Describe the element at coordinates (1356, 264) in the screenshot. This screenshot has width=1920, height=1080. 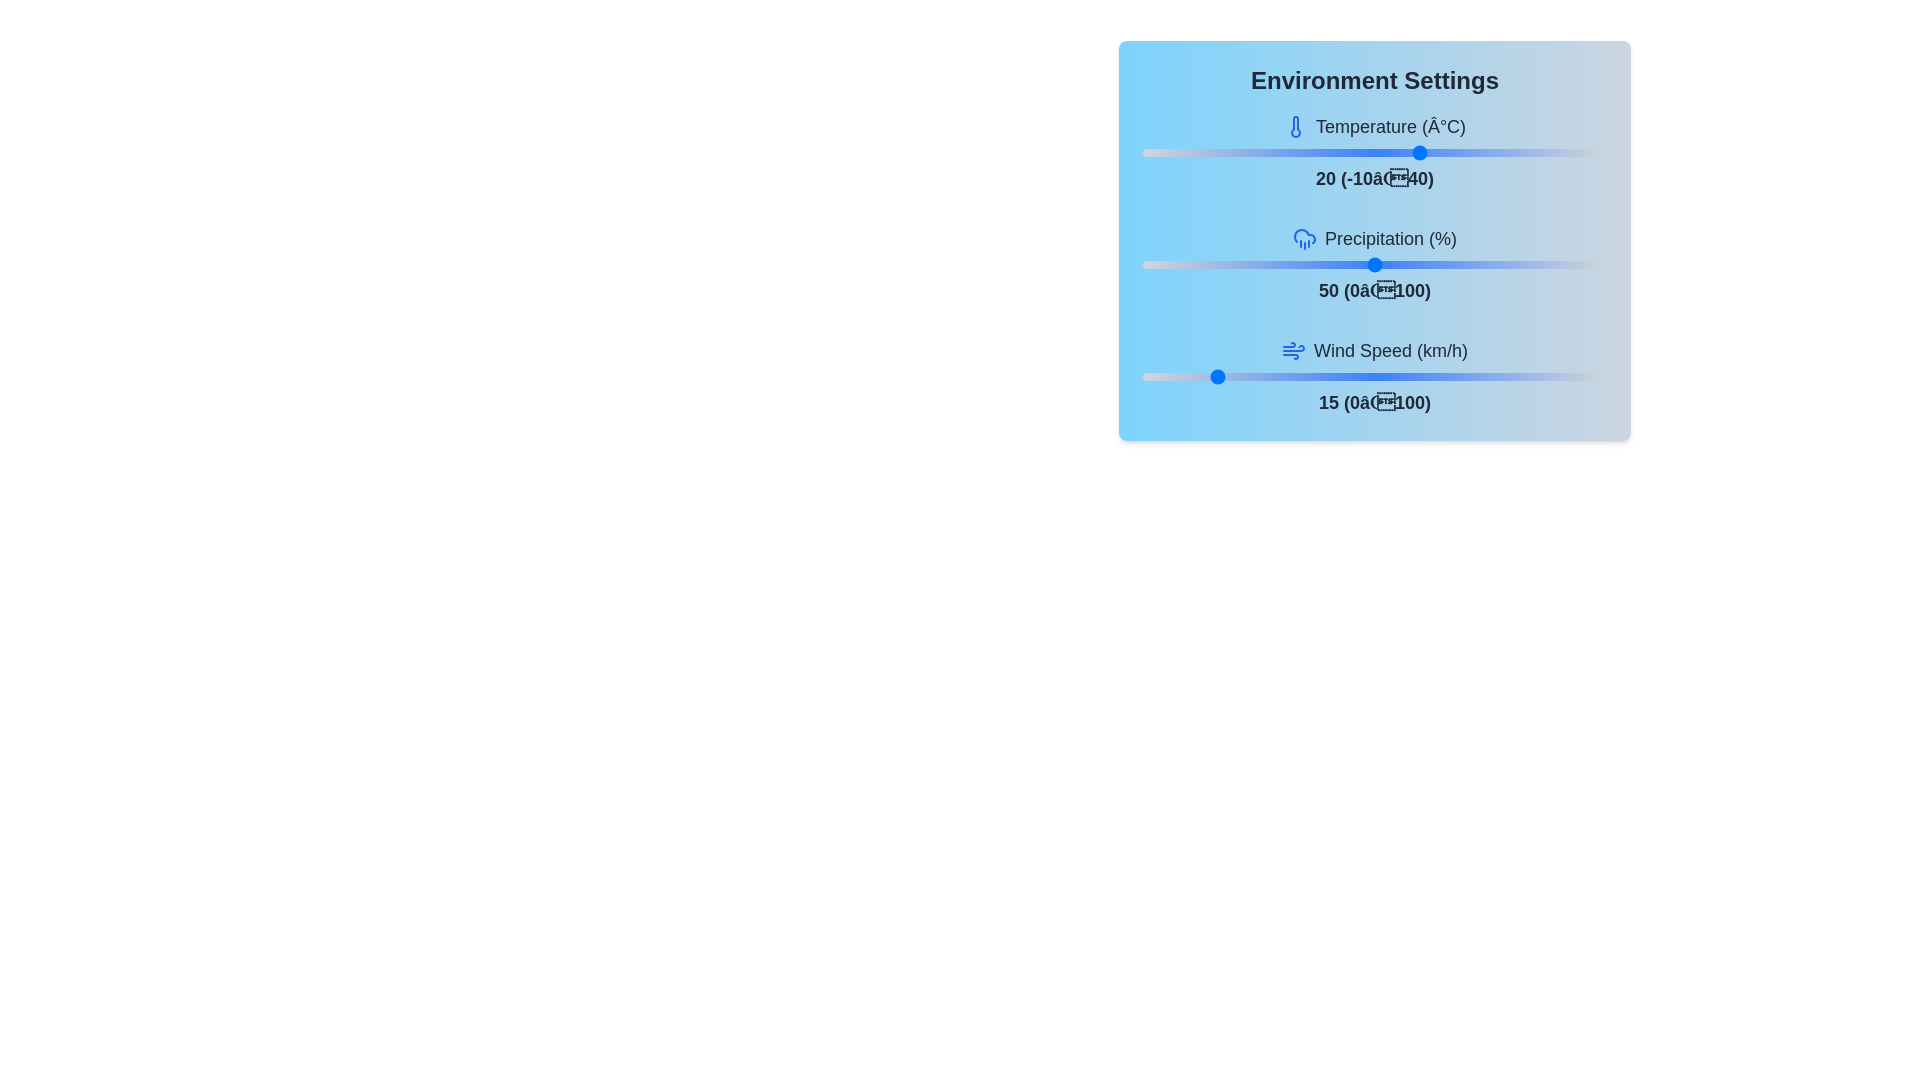
I see `the precipitation` at that location.